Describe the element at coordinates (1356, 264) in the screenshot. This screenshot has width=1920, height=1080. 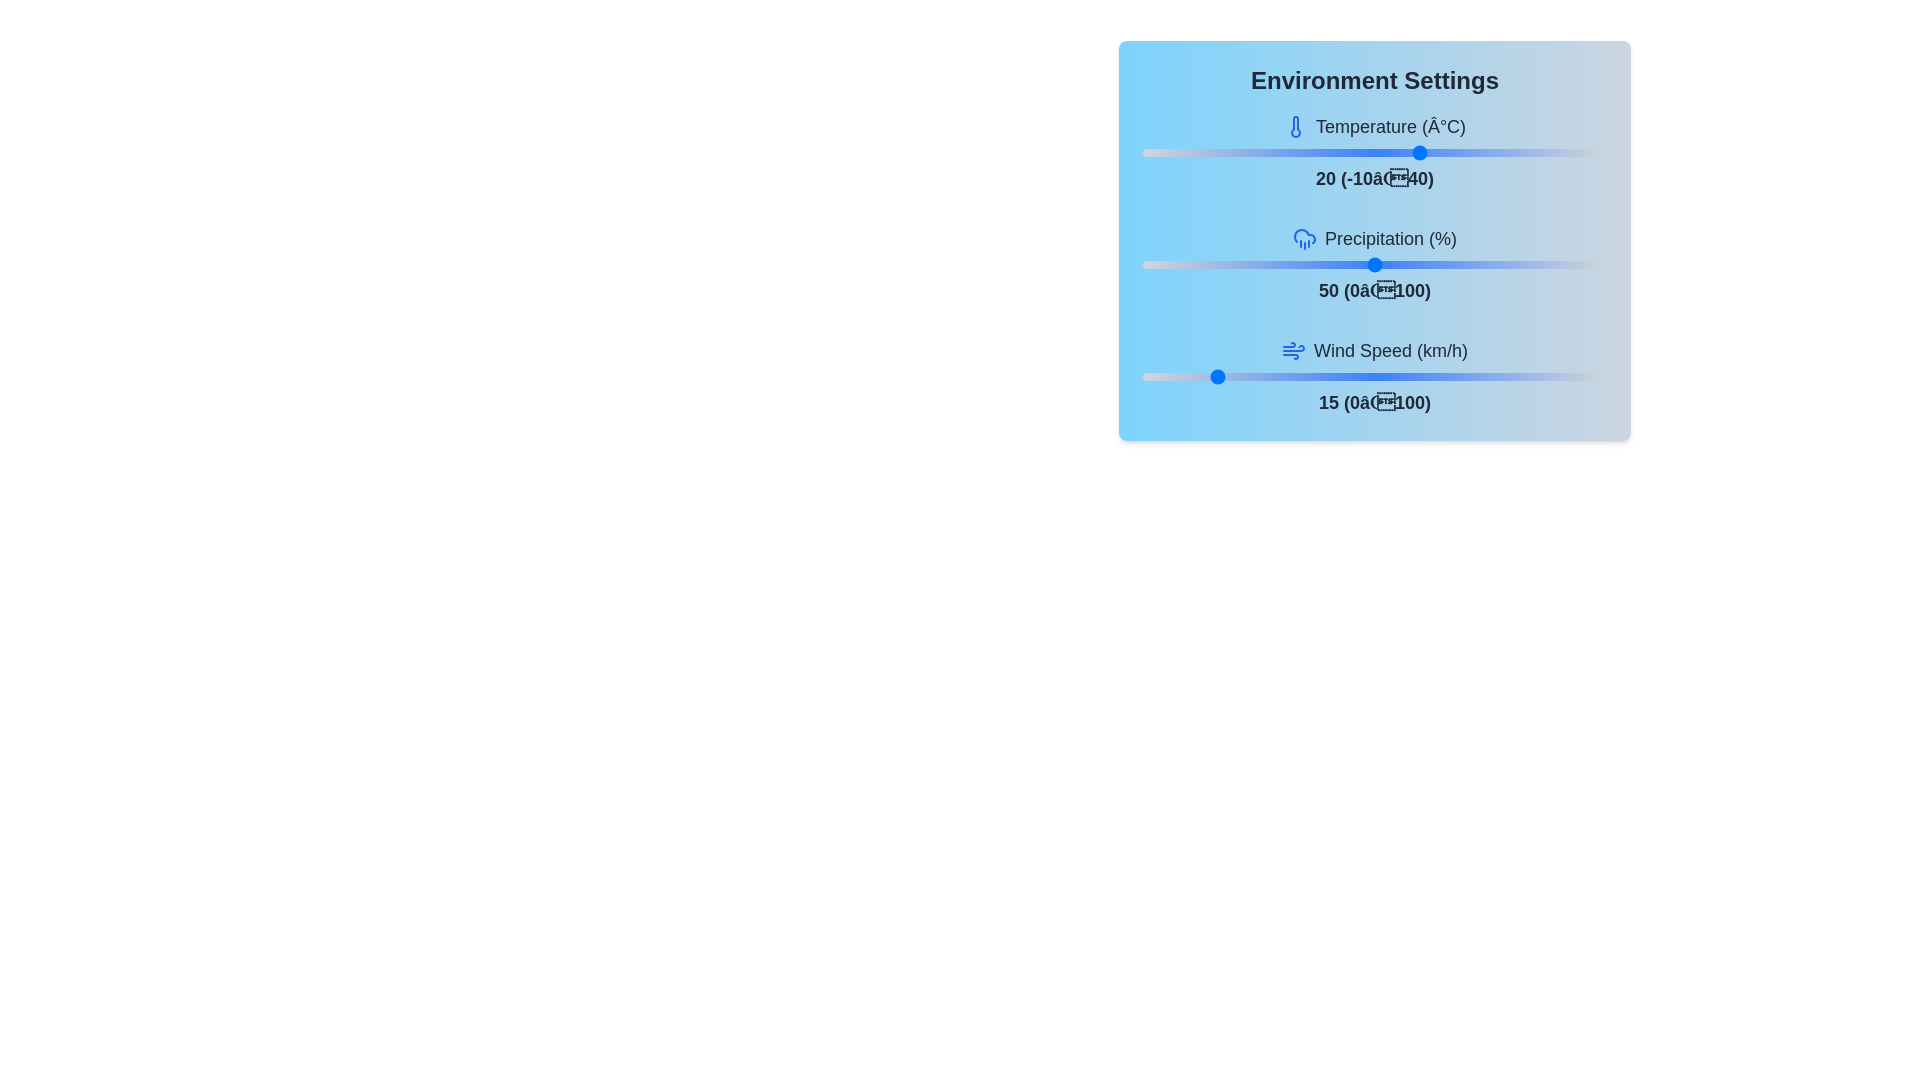
I see `the precipitation` at that location.